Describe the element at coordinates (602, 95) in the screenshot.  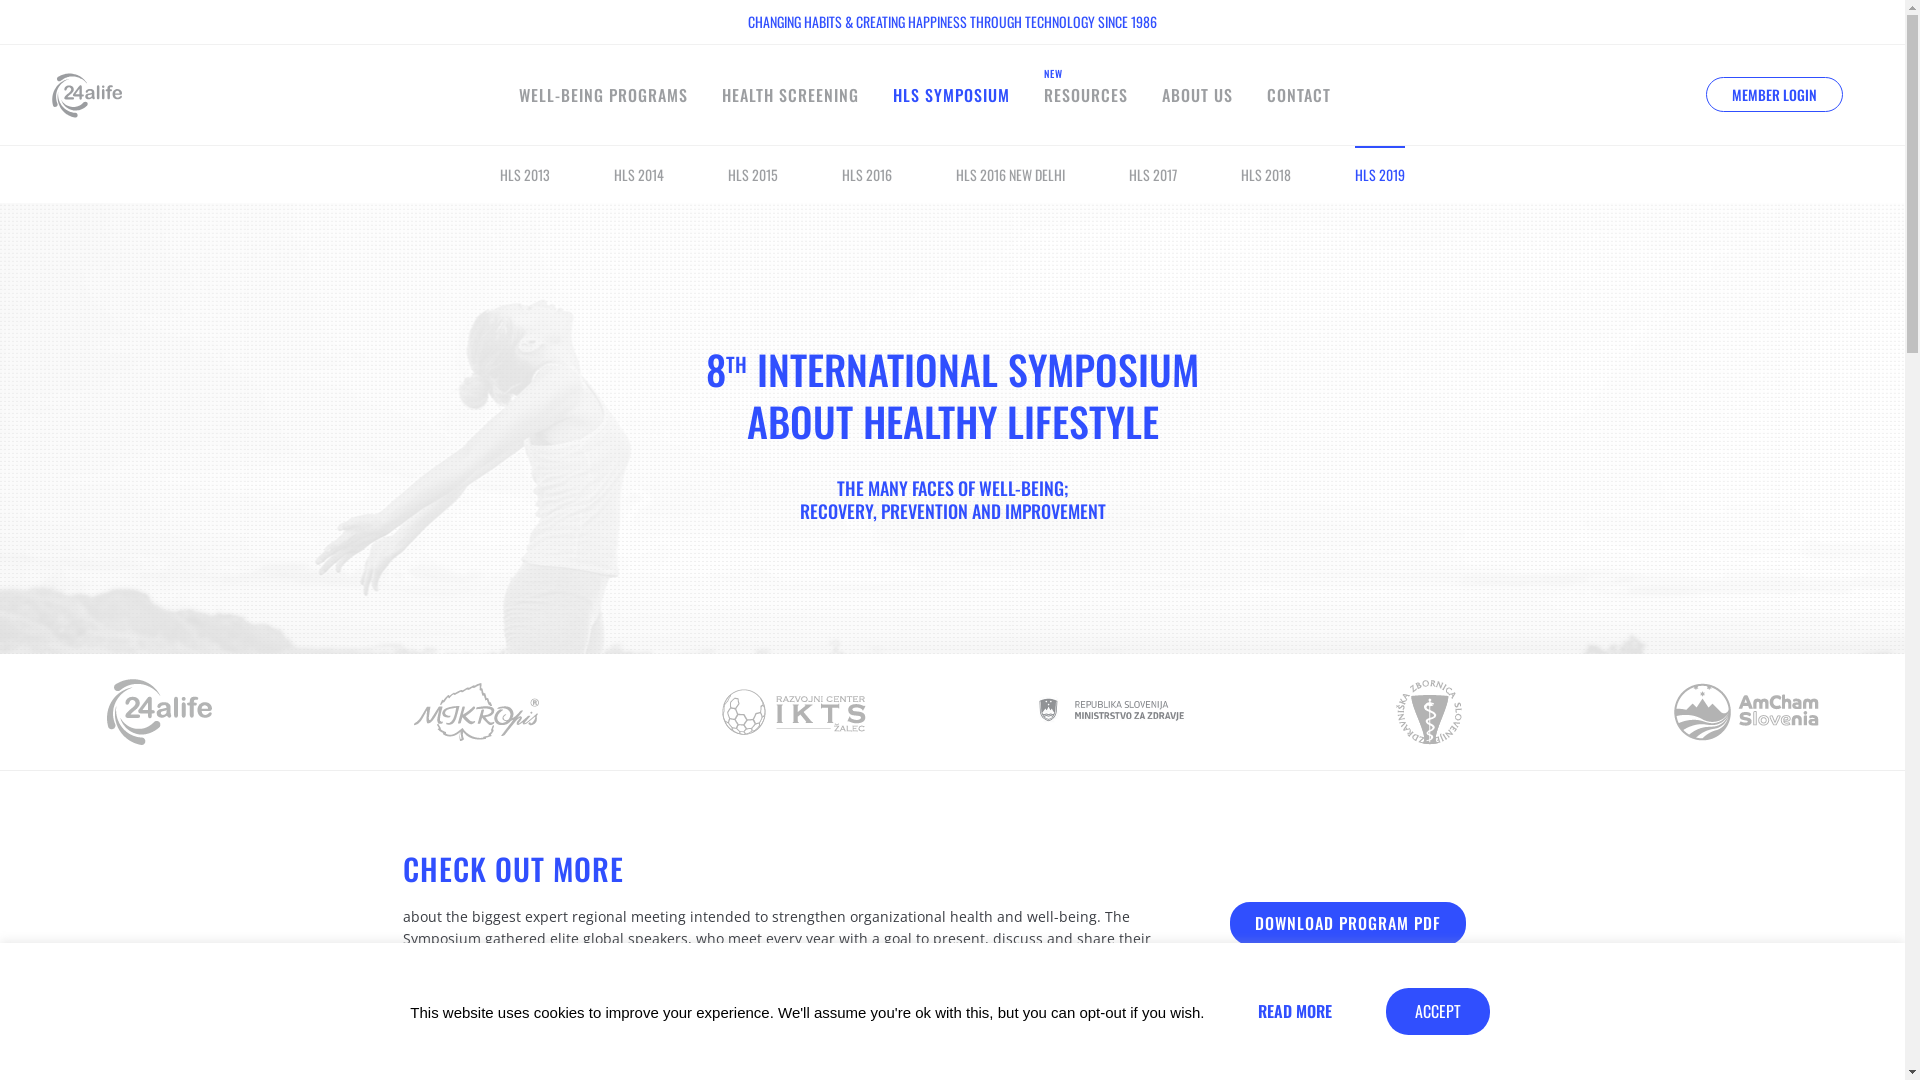
I see `'WELL-BEING PROGRAMS'` at that location.